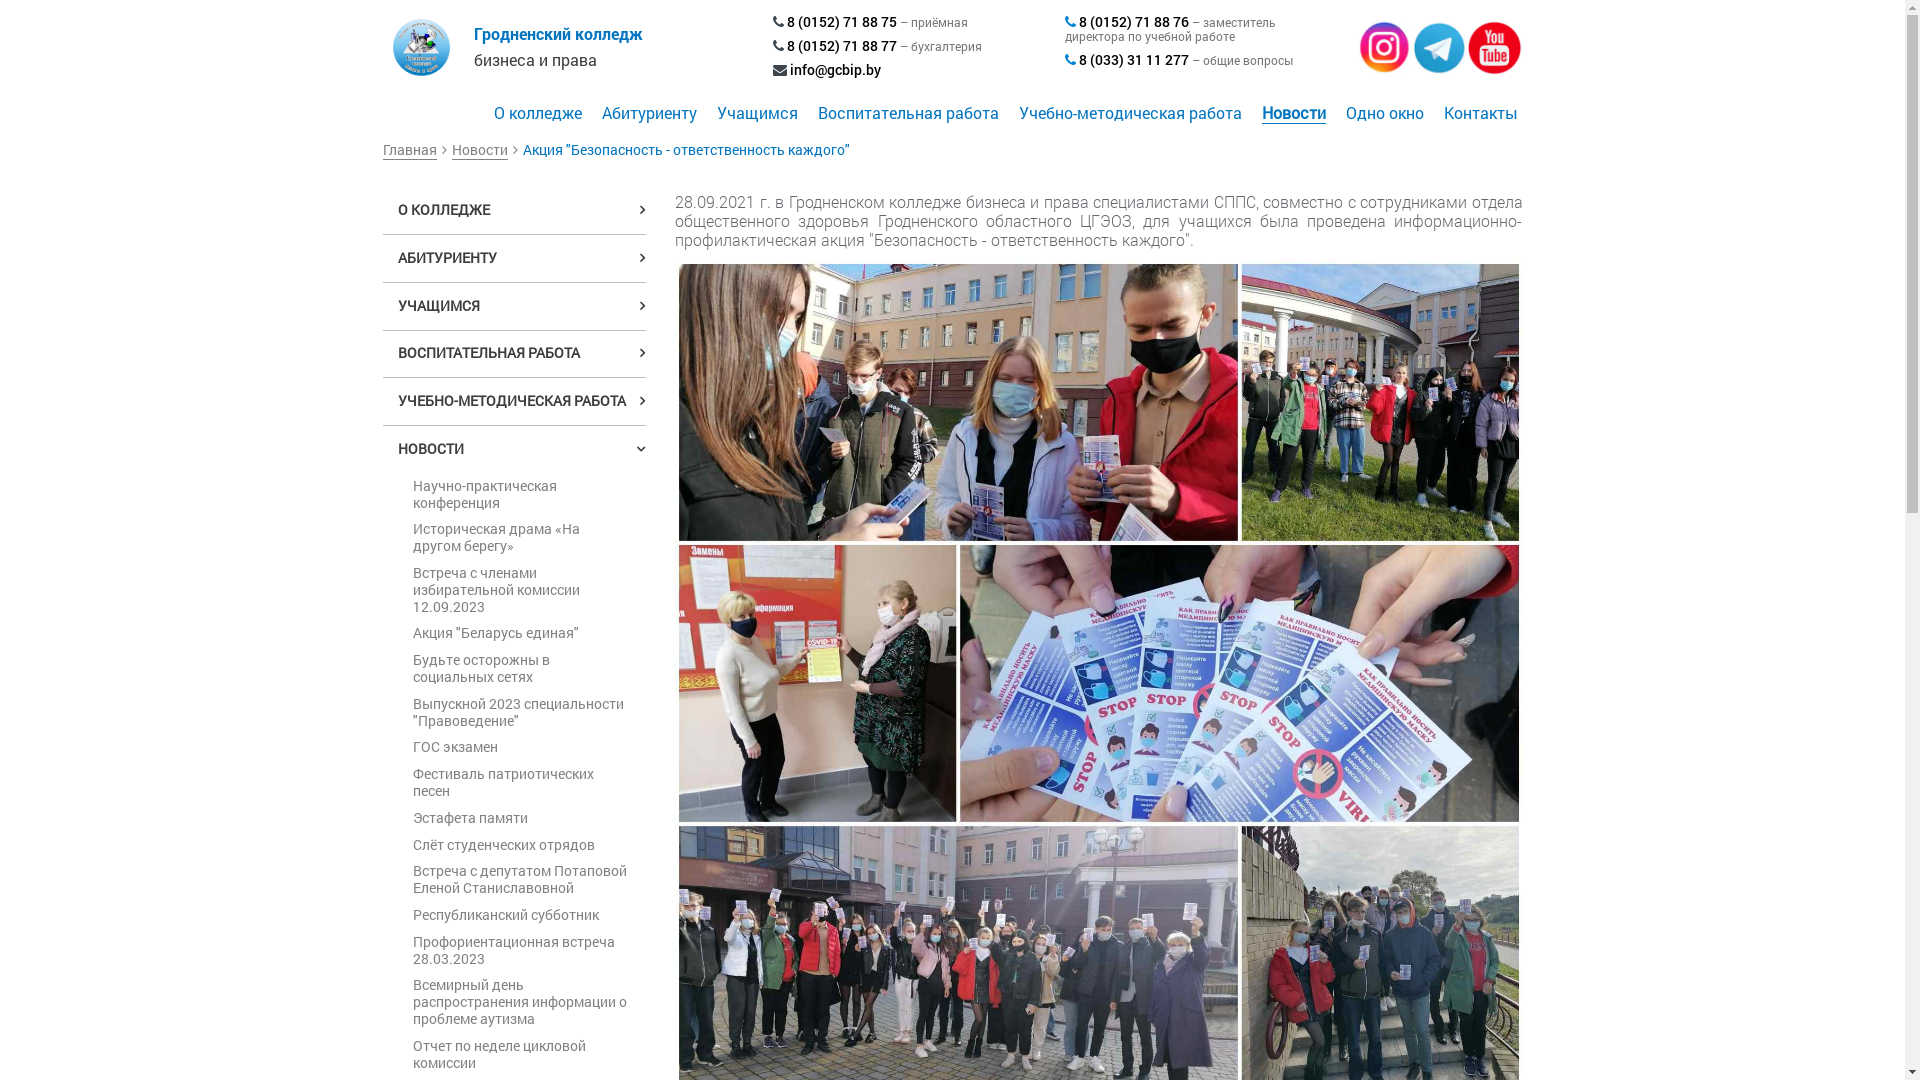 The height and width of the screenshot is (1080, 1920). What do you see at coordinates (840, 21) in the screenshot?
I see `'8 (0152) 71 88 75'` at bounding box center [840, 21].